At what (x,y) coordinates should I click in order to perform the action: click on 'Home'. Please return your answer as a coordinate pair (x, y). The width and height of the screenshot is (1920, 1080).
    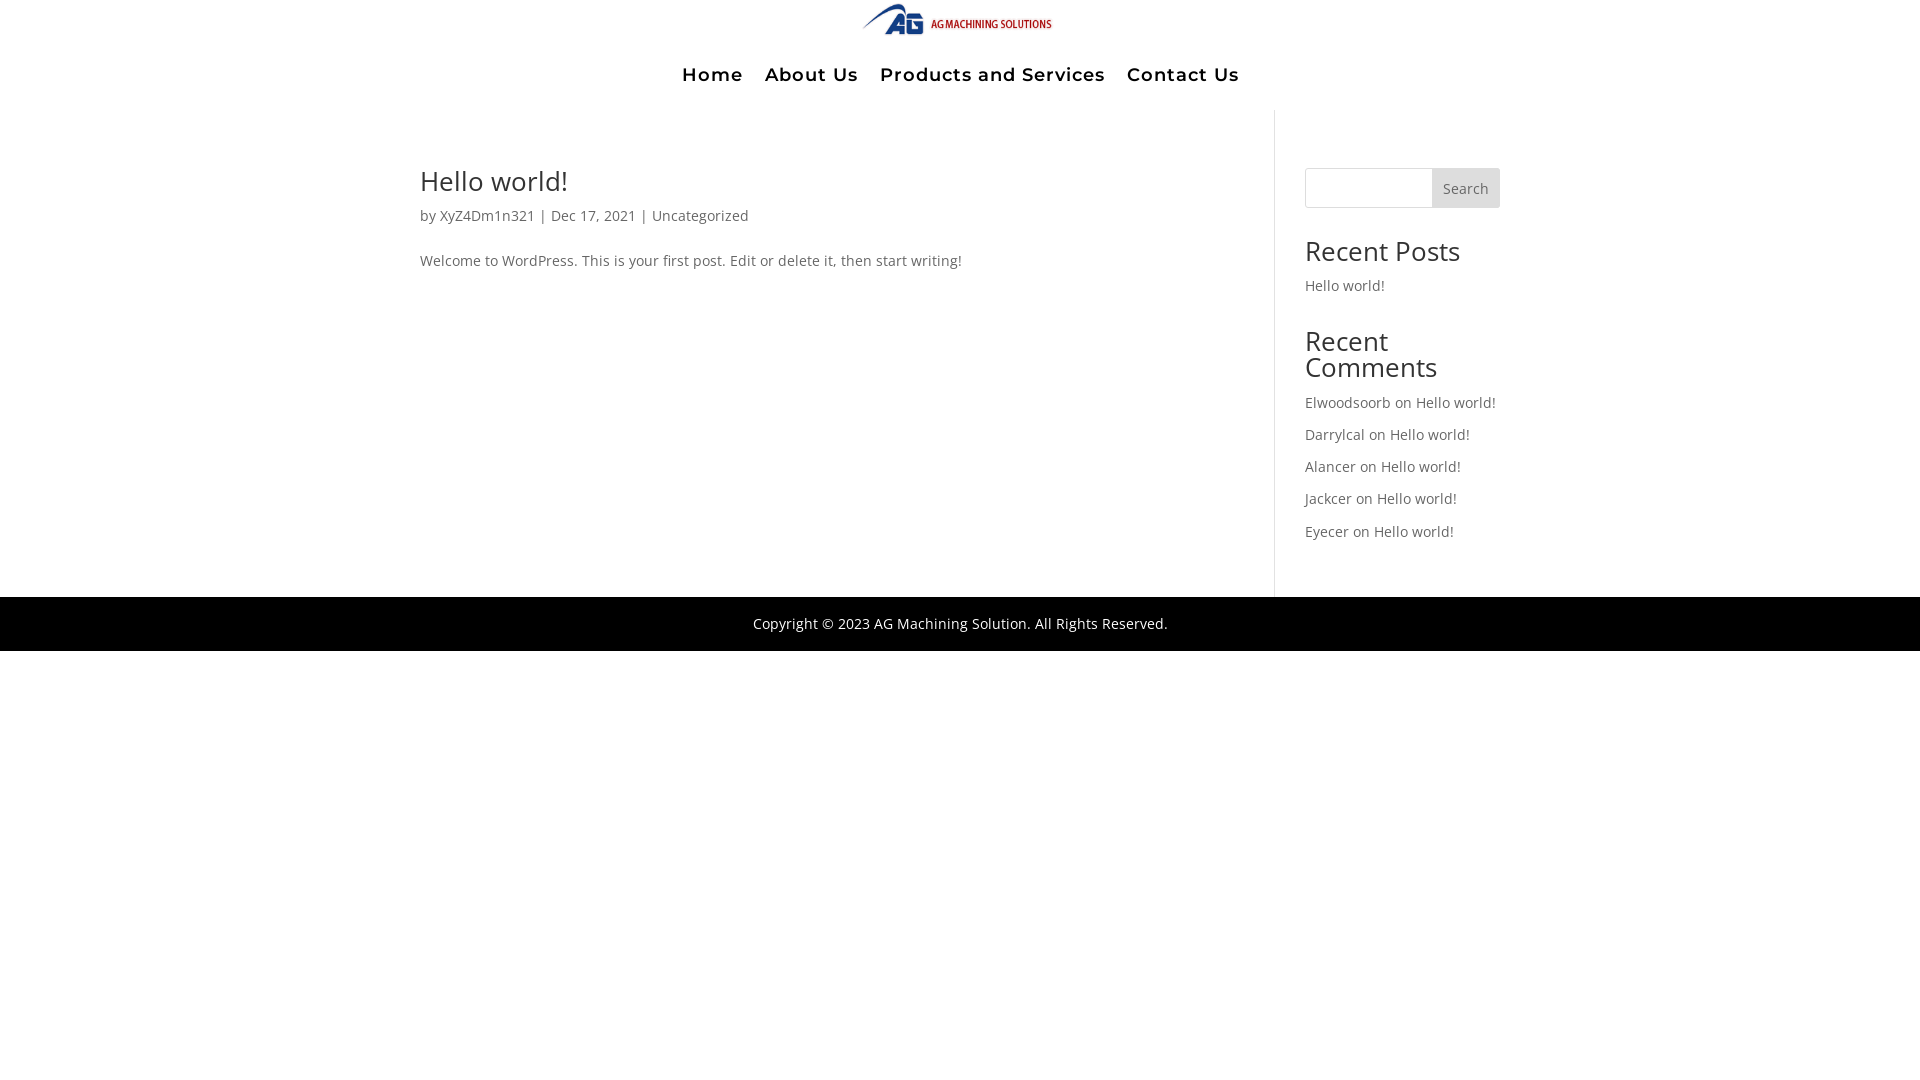
    Looking at the image, I should click on (712, 73).